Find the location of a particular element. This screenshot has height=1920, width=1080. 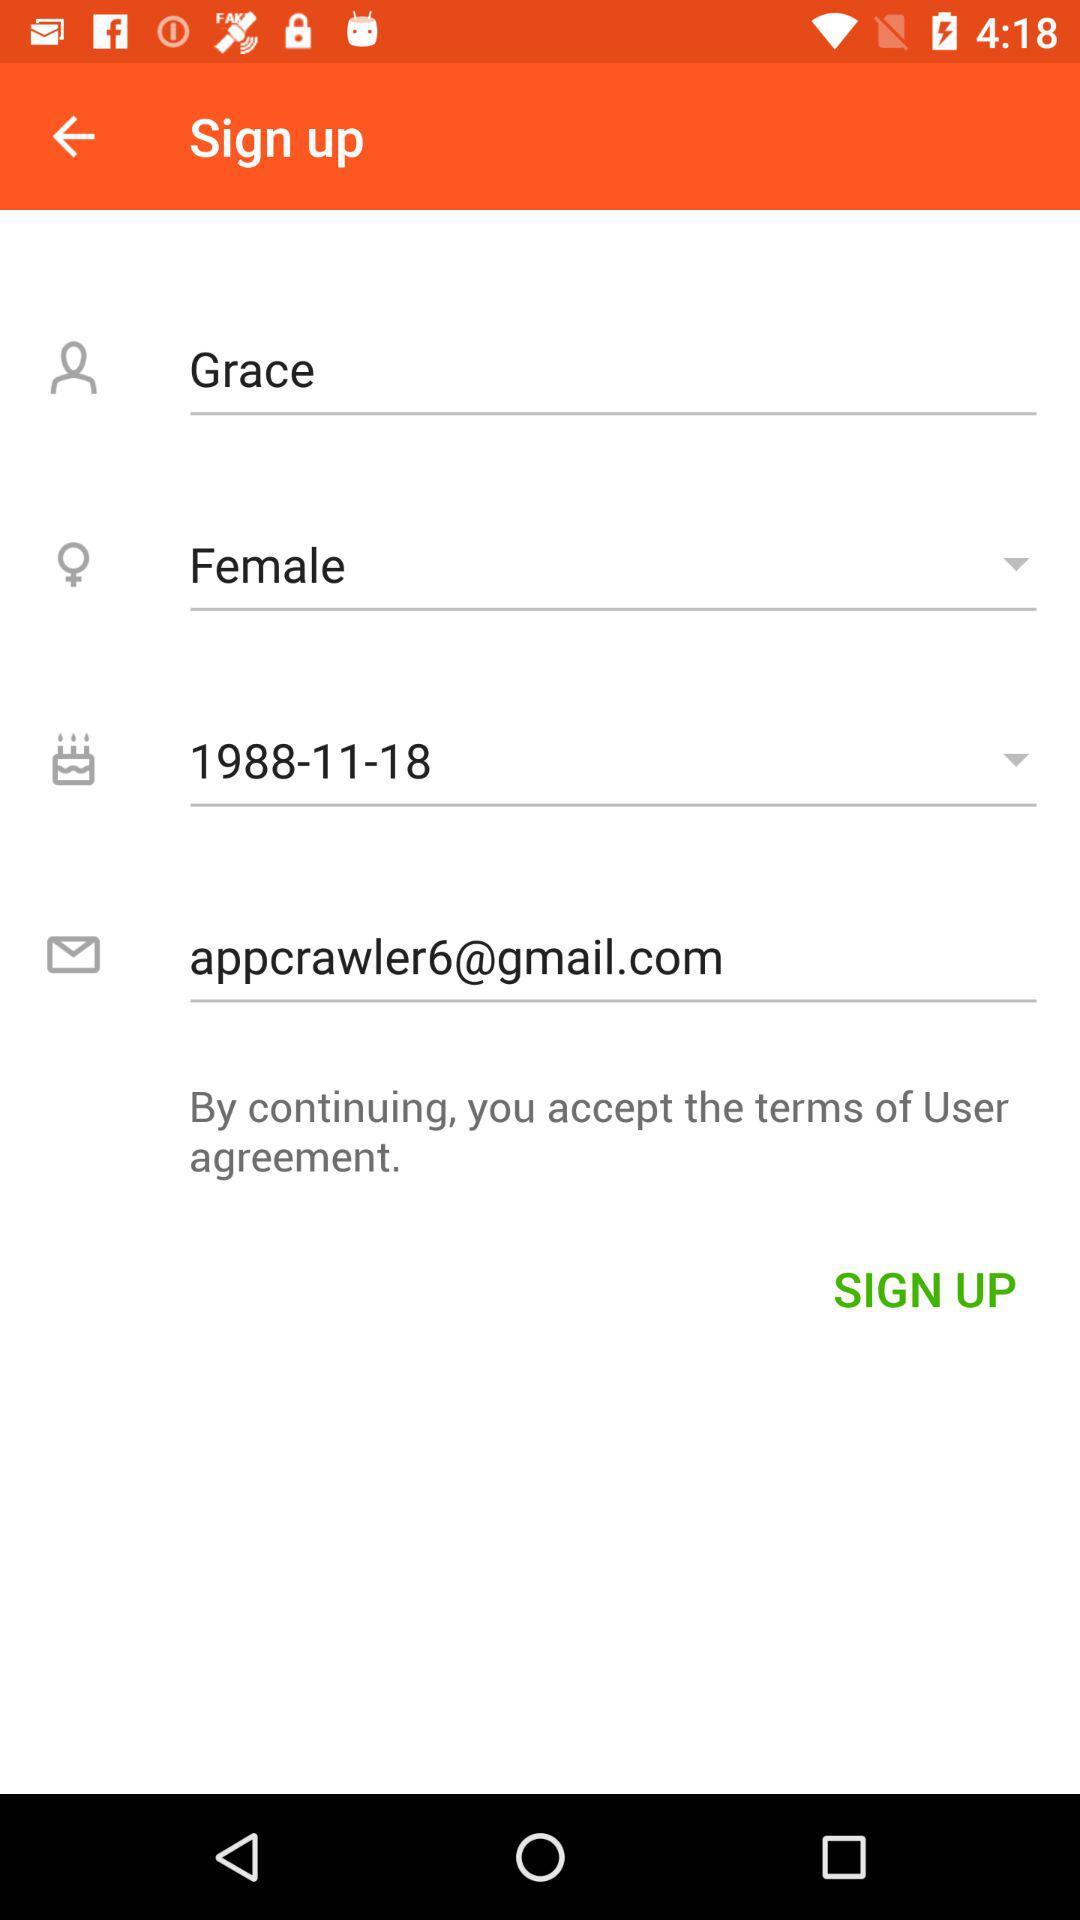

the grace icon is located at coordinates (612, 368).